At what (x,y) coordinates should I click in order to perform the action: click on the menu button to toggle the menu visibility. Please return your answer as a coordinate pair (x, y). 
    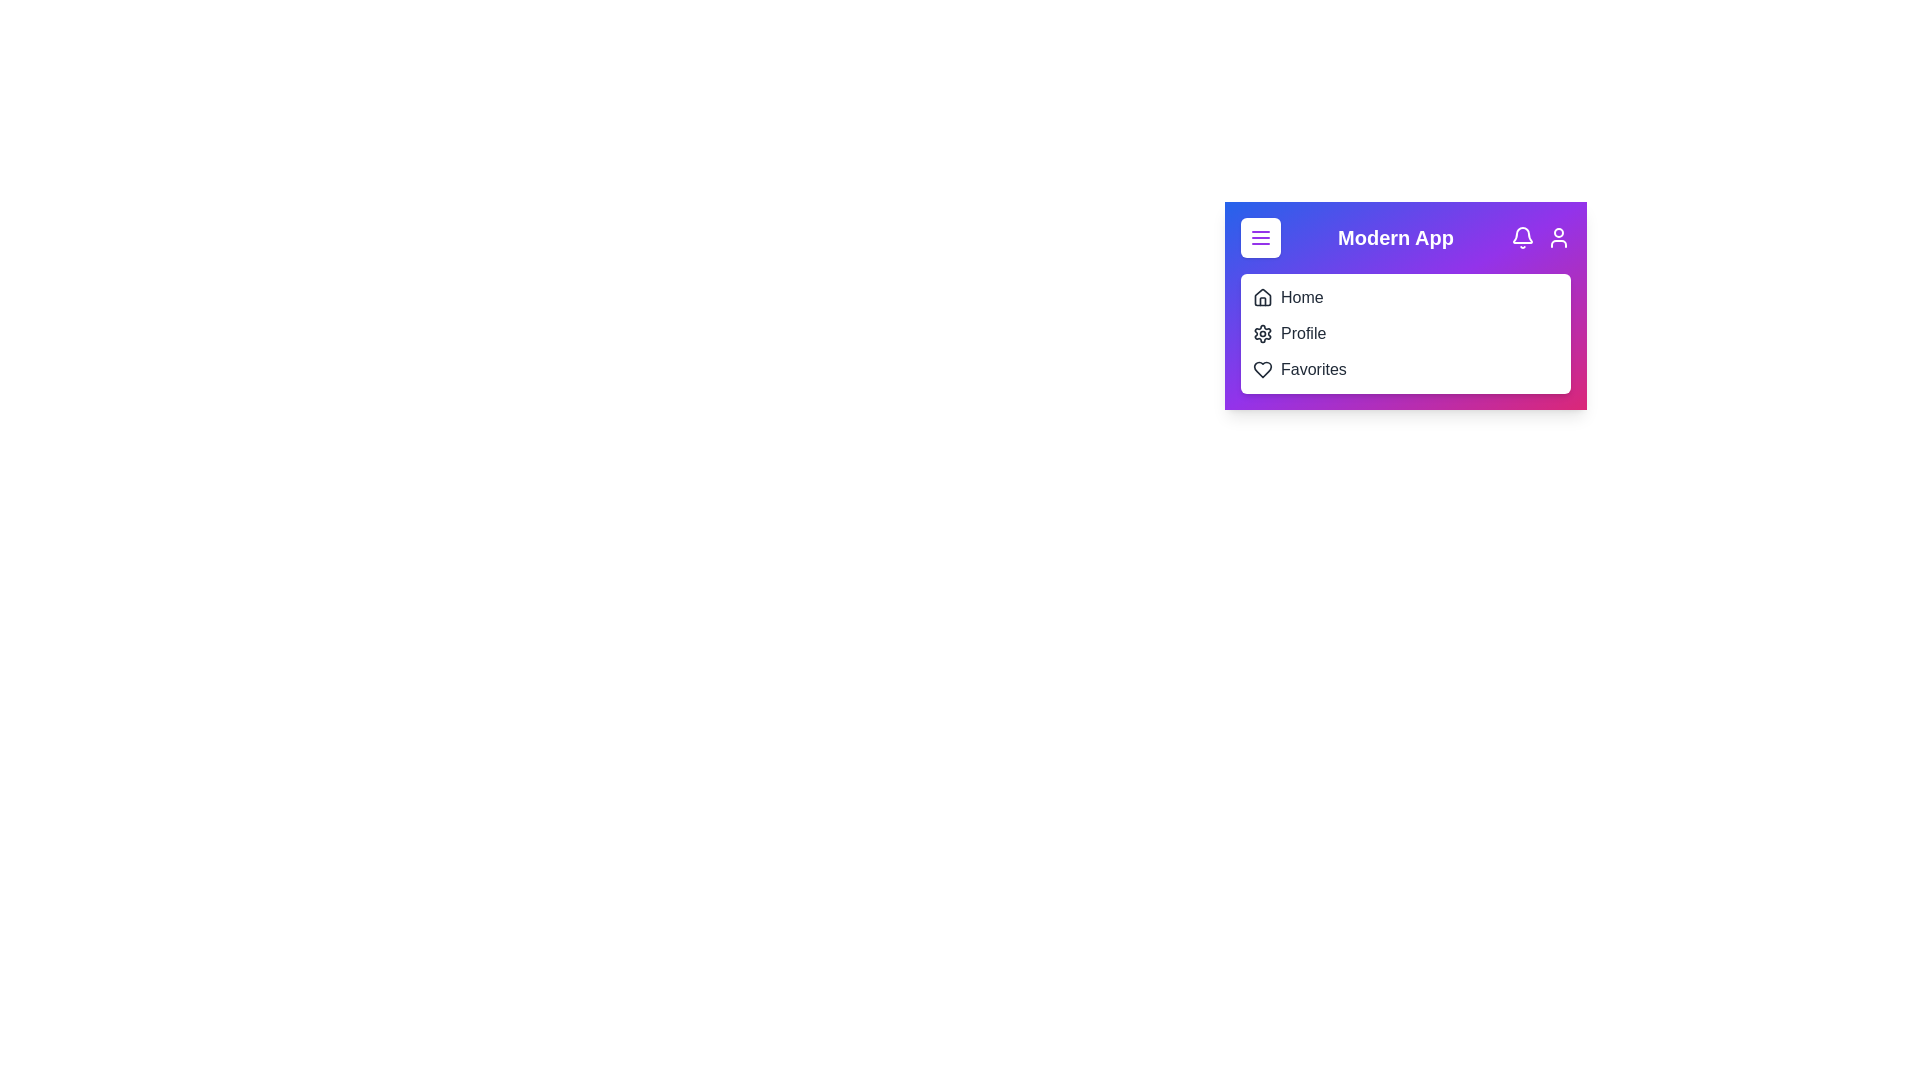
    Looking at the image, I should click on (1260, 237).